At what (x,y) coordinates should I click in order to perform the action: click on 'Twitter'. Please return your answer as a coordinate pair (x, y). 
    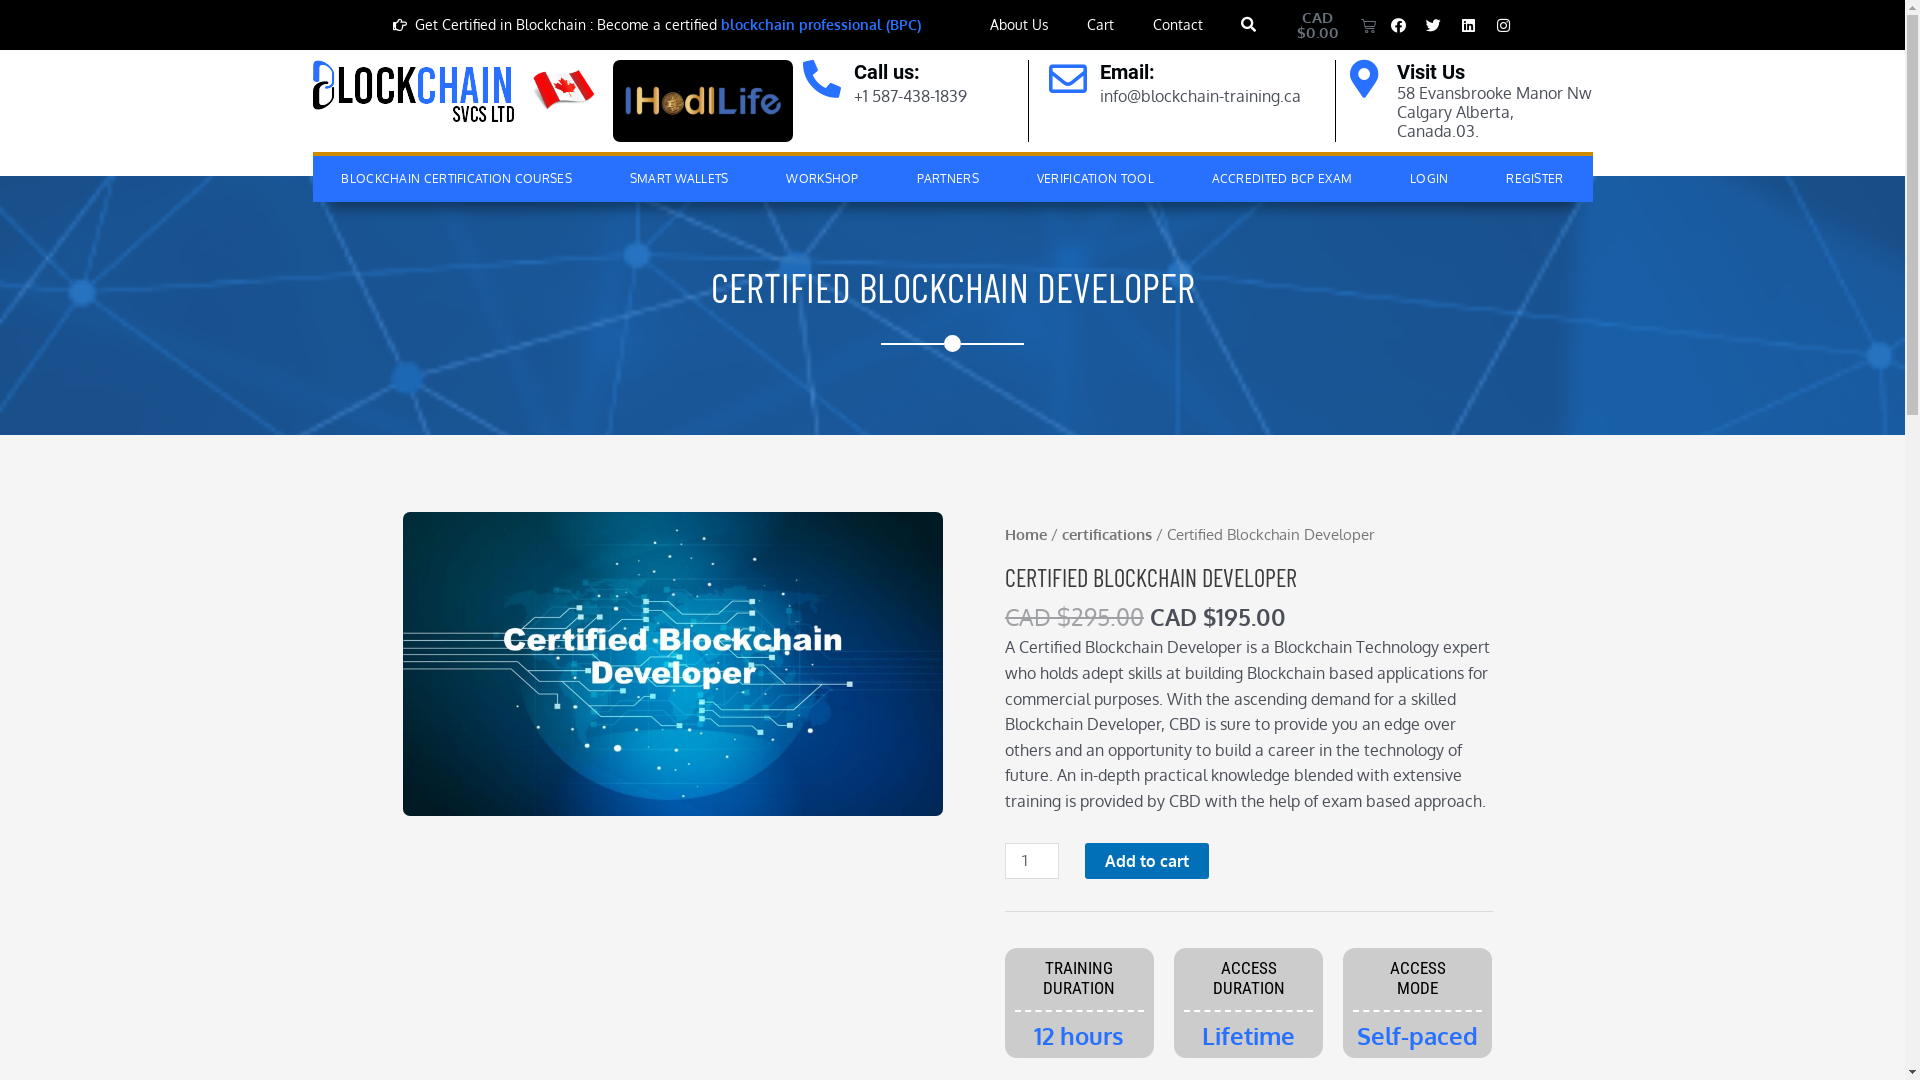
    Looking at the image, I should click on (1433, 24).